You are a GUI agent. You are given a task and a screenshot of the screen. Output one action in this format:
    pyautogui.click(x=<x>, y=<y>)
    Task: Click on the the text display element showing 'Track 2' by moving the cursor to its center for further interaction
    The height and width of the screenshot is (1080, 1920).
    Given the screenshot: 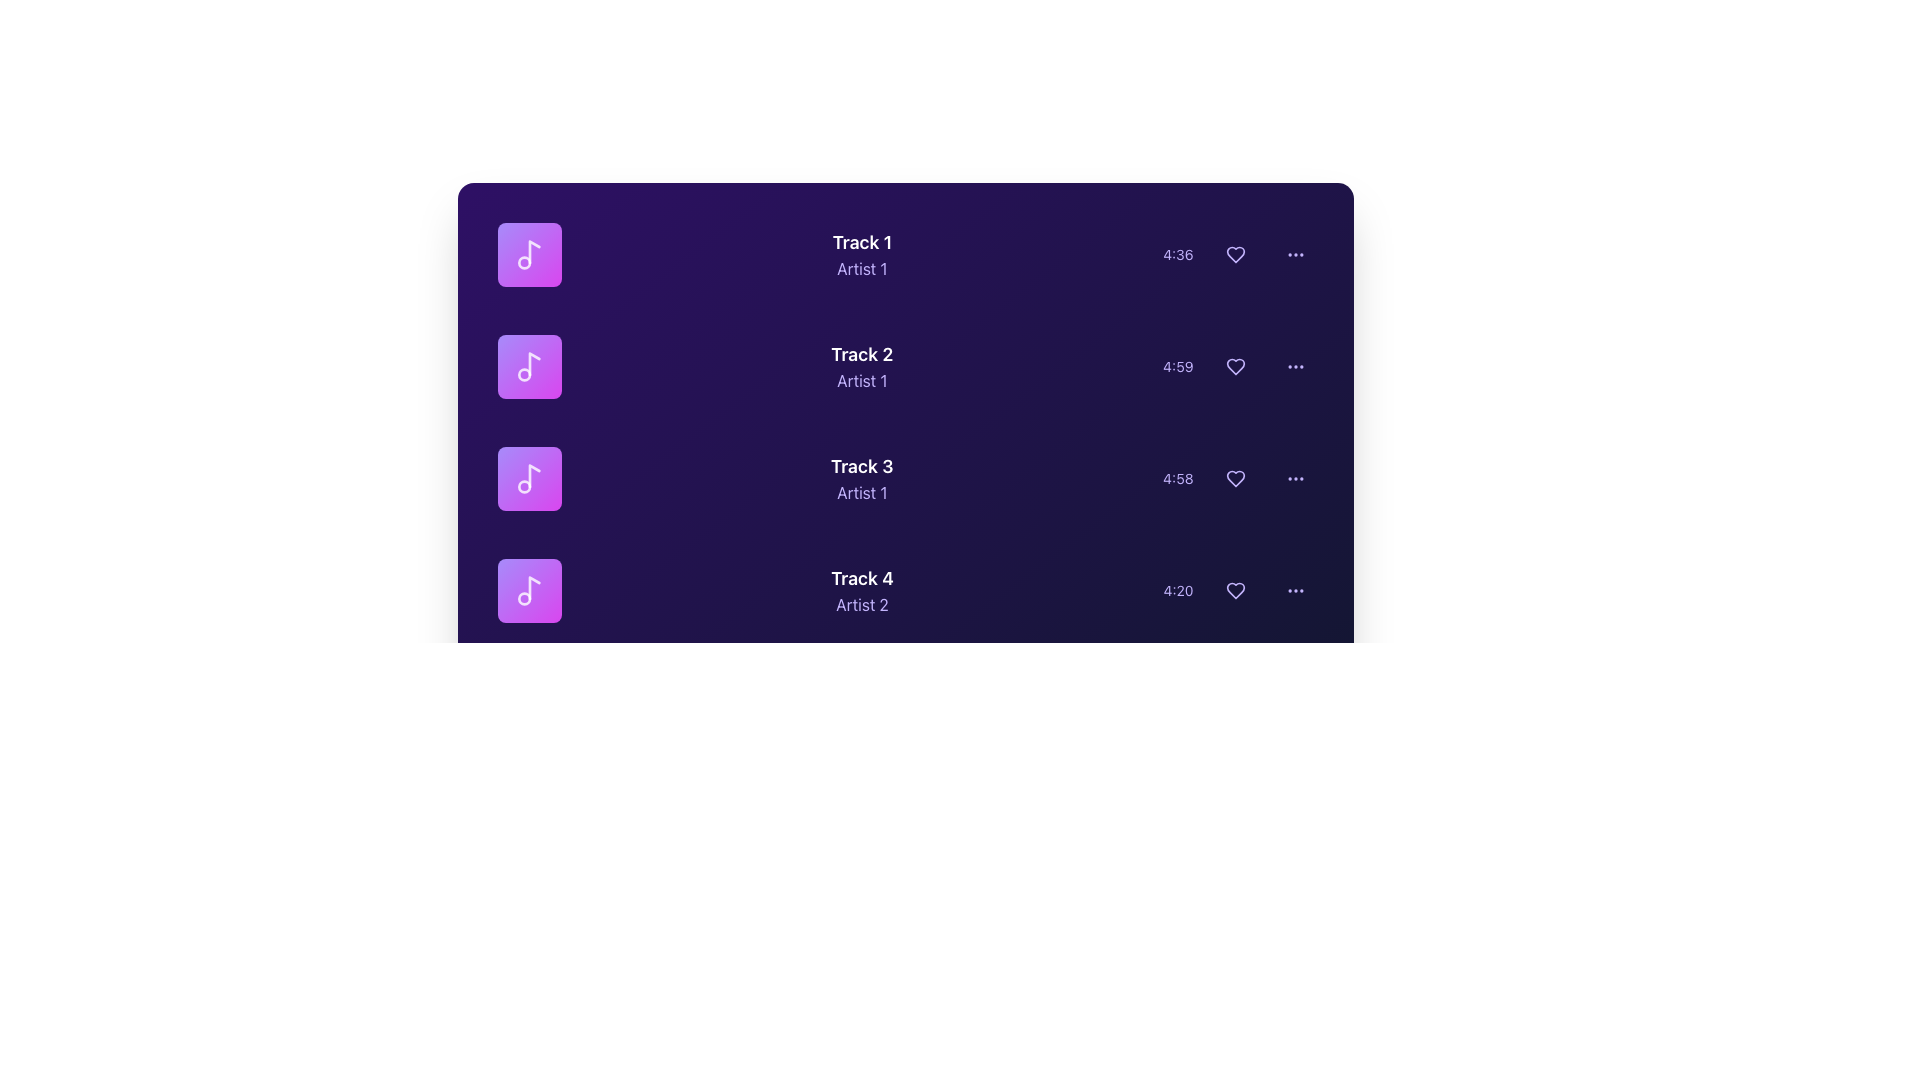 What is the action you would take?
    pyautogui.click(x=862, y=366)
    